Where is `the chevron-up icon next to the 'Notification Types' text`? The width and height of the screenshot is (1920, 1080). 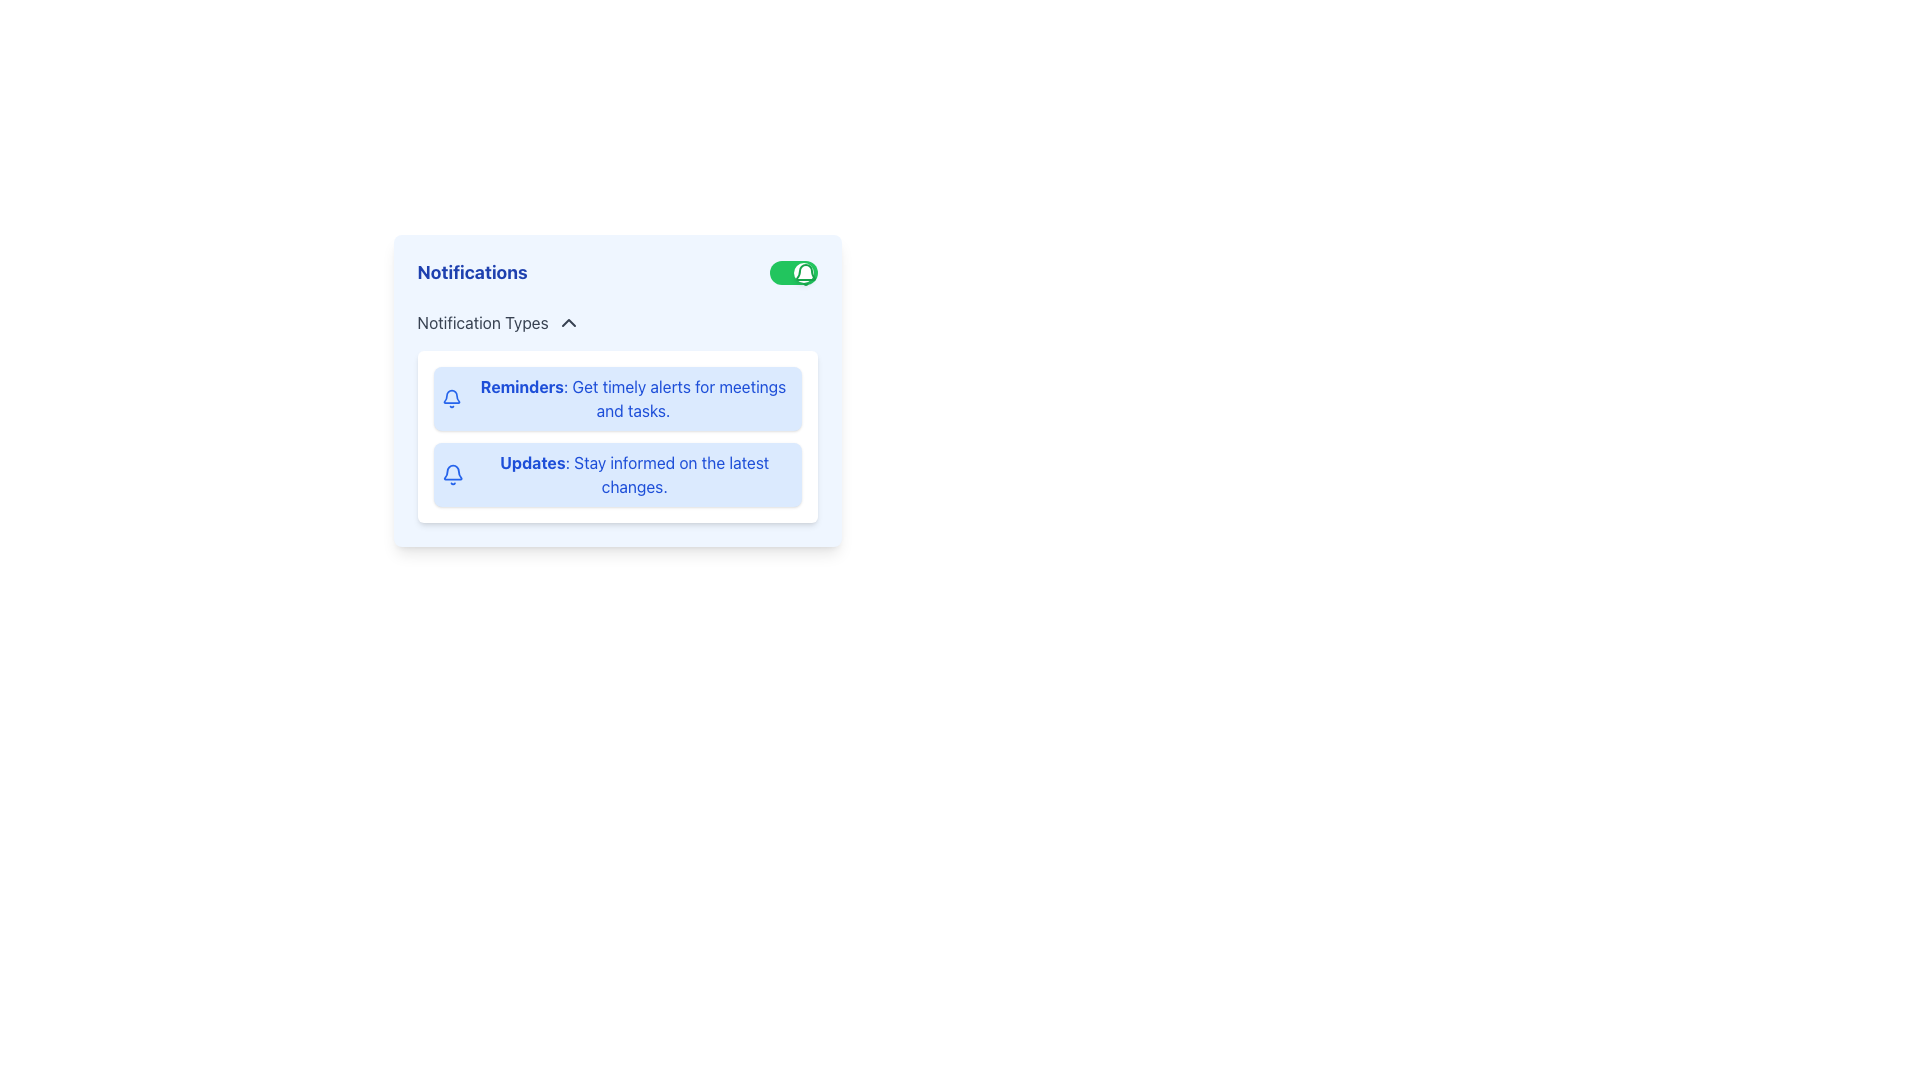 the chevron-up icon next to the 'Notification Types' text is located at coordinates (567, 322).